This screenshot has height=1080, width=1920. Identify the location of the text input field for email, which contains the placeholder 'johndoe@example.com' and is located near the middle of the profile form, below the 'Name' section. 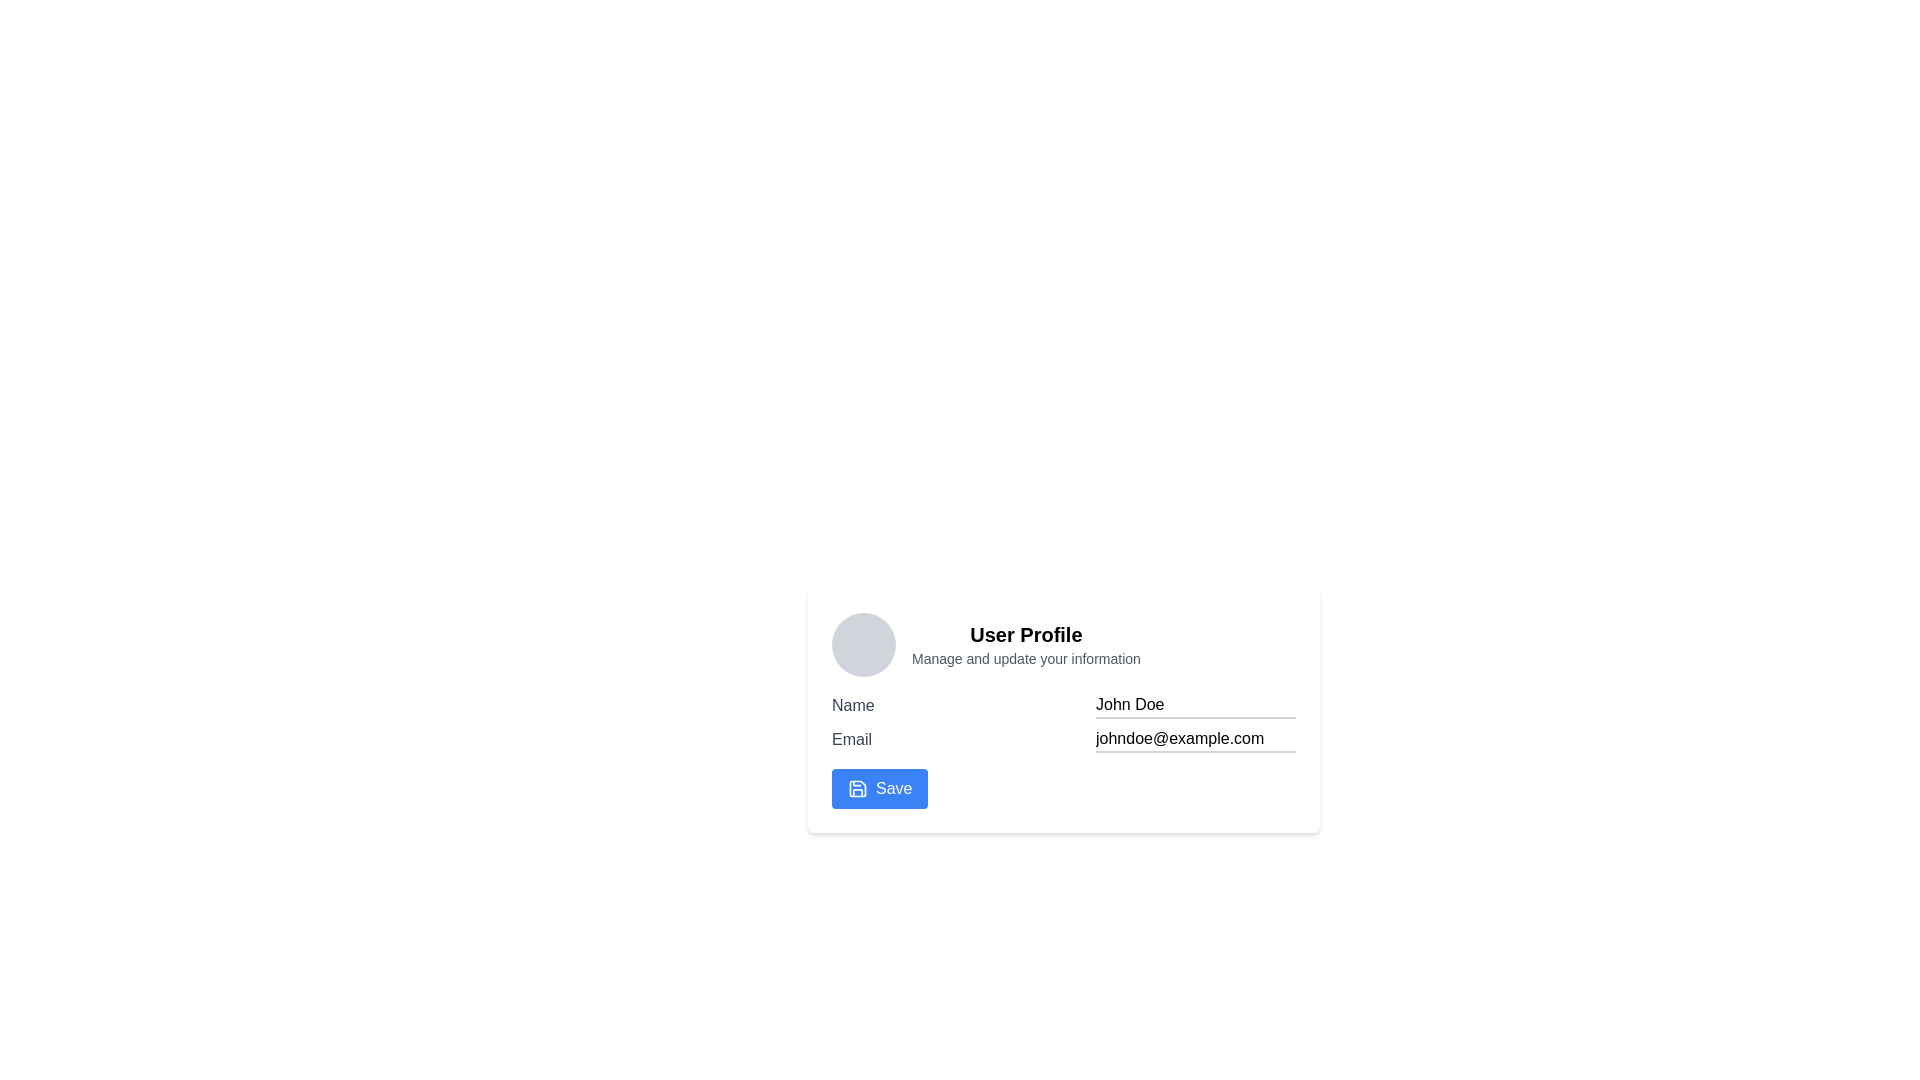
(1195, 740).